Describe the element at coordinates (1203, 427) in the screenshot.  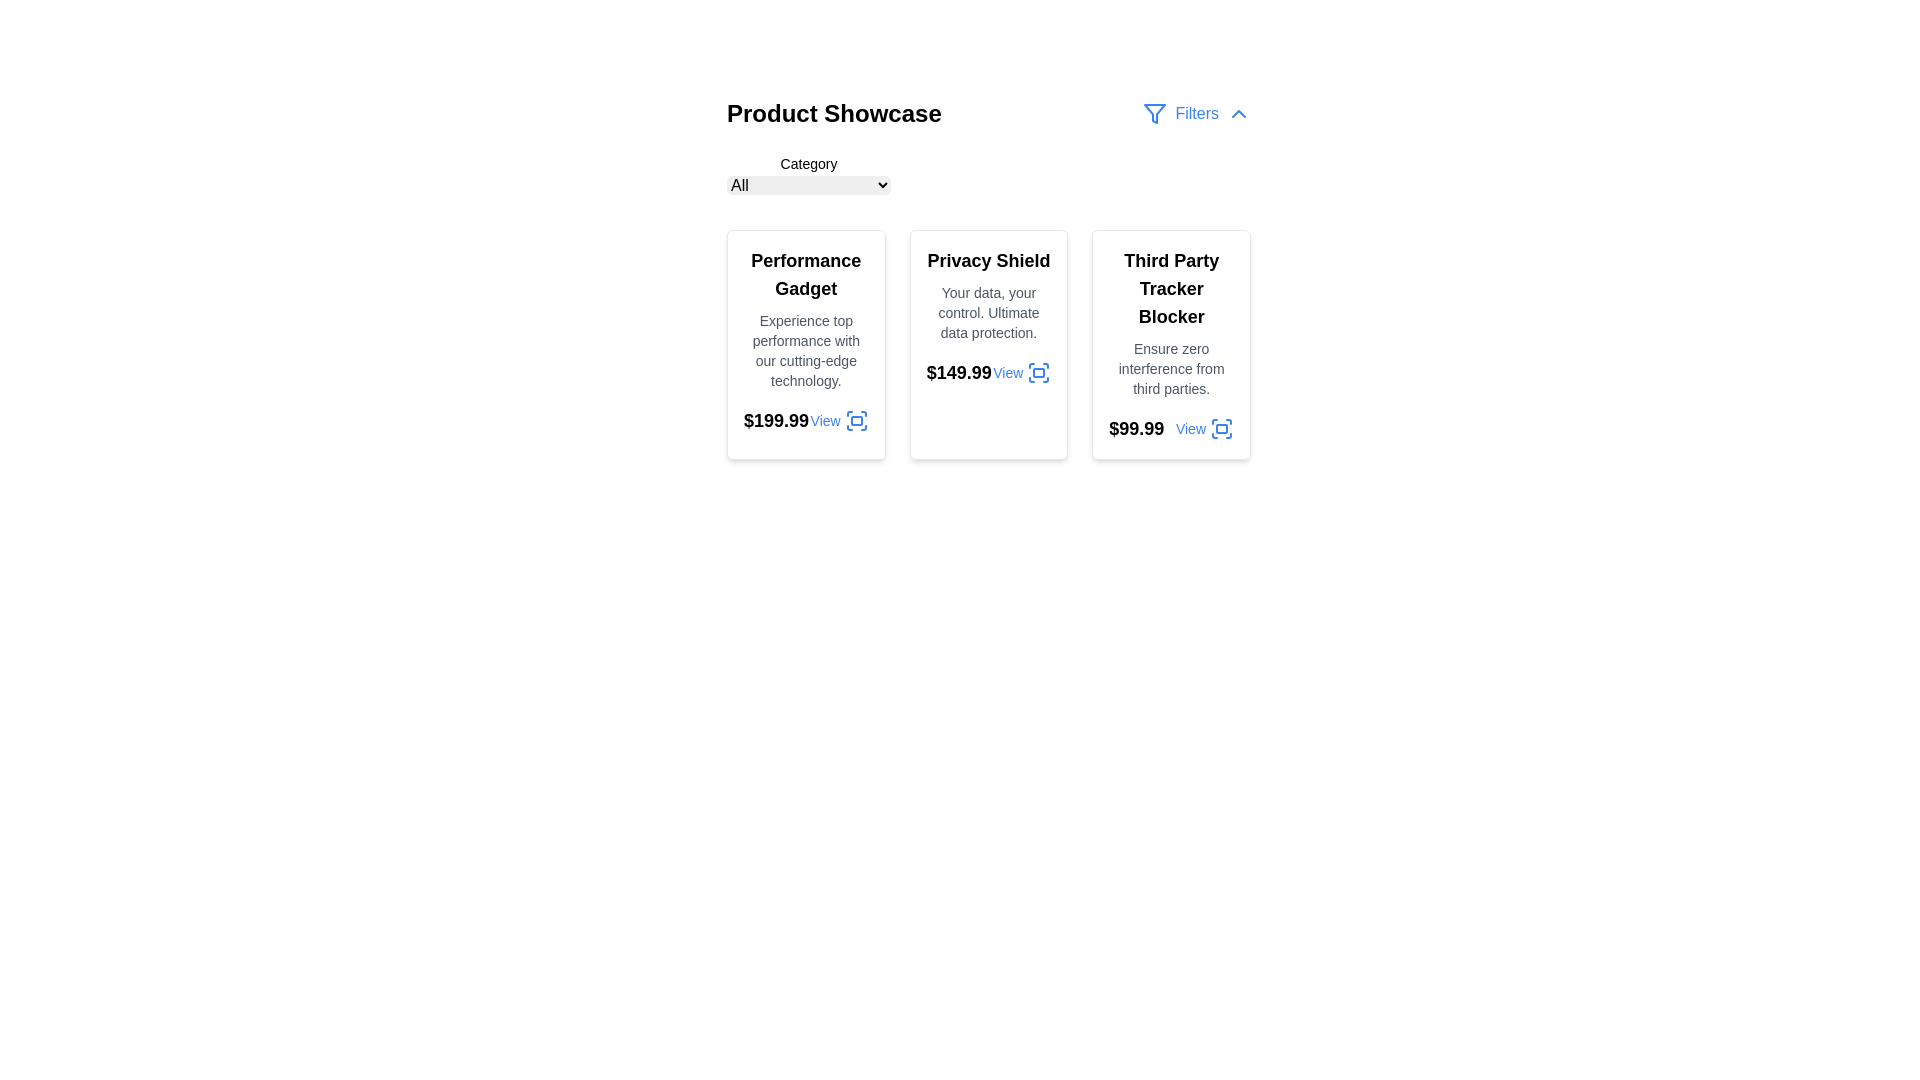
I see `the button located in the bottom-right corner of the 'Third Party Tracker Blocker' card to change the text color` at that location.